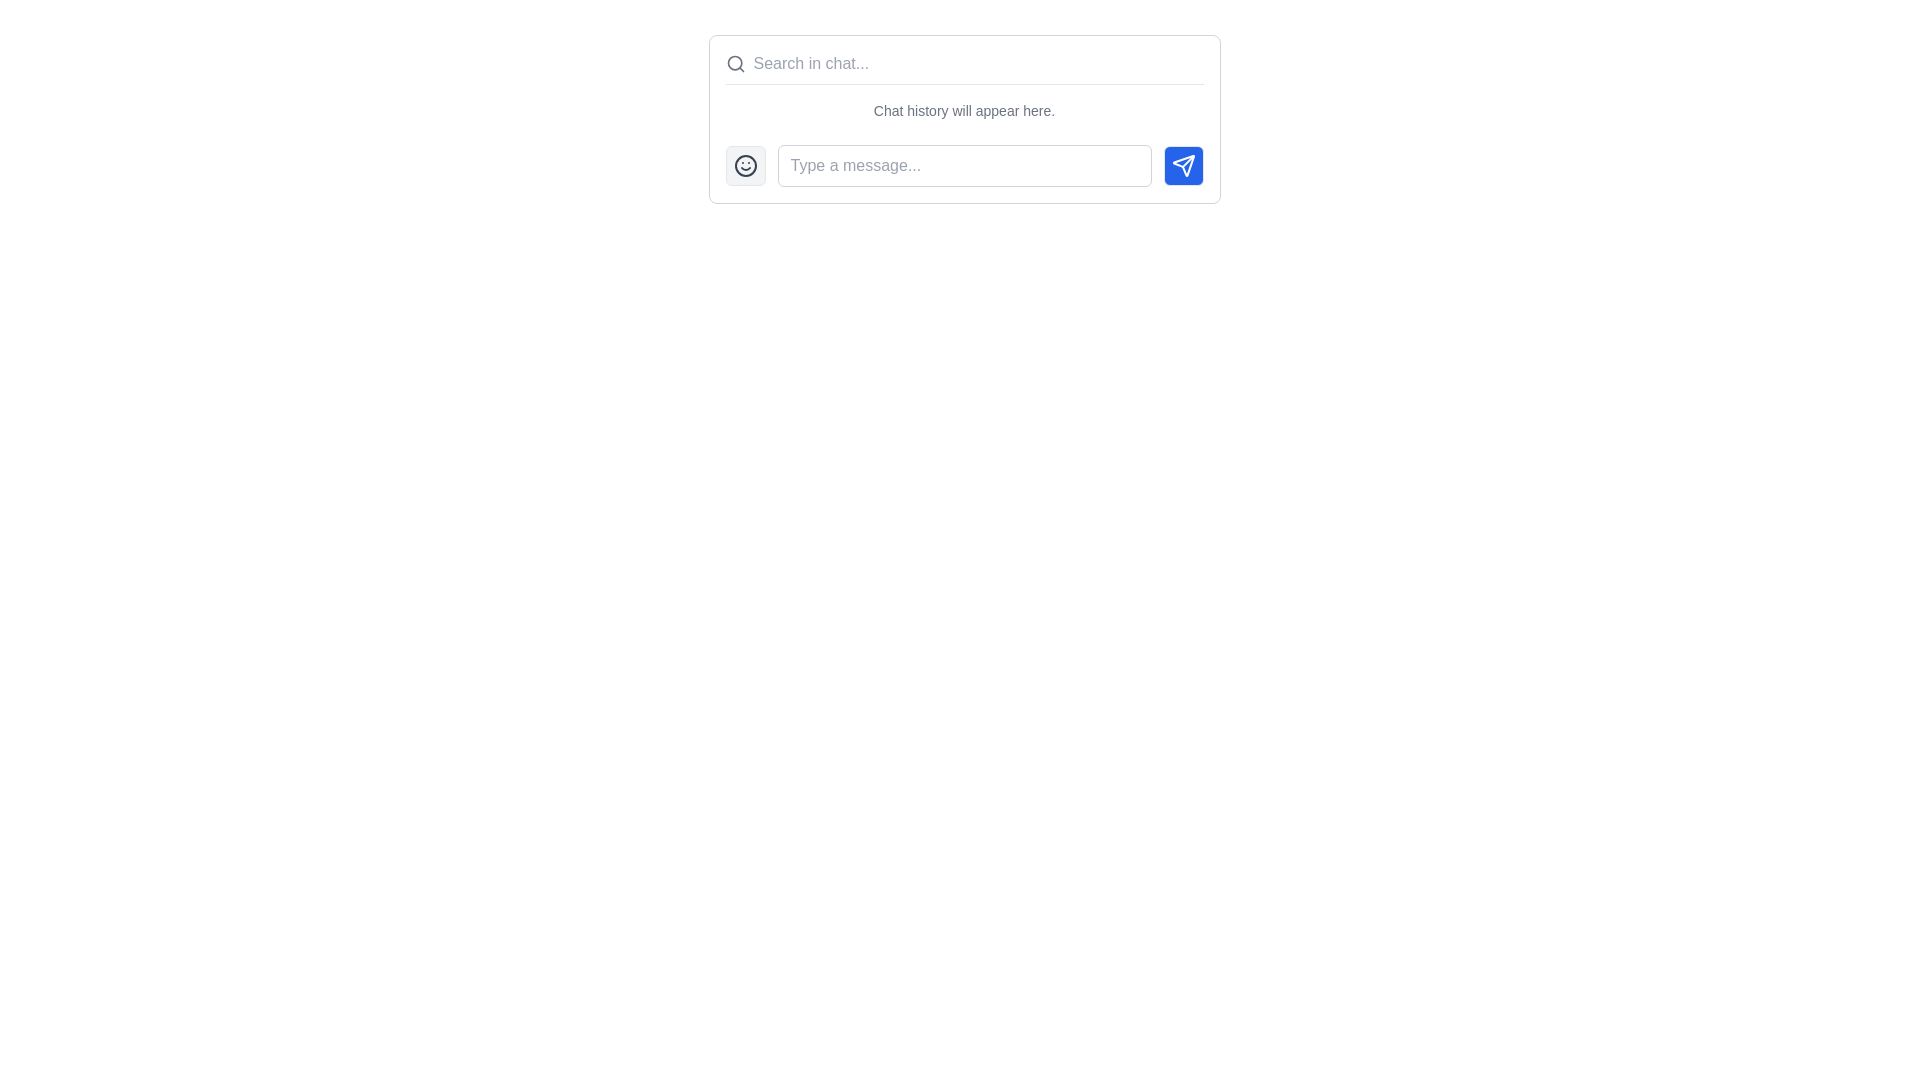 The image size is (1920, 1080). What do you see at coordinates (744, 164) in the screenshot?
I see `the circular smiling face icon located in the top area of the page, slightly left of center` at bounding box center [744, 164].